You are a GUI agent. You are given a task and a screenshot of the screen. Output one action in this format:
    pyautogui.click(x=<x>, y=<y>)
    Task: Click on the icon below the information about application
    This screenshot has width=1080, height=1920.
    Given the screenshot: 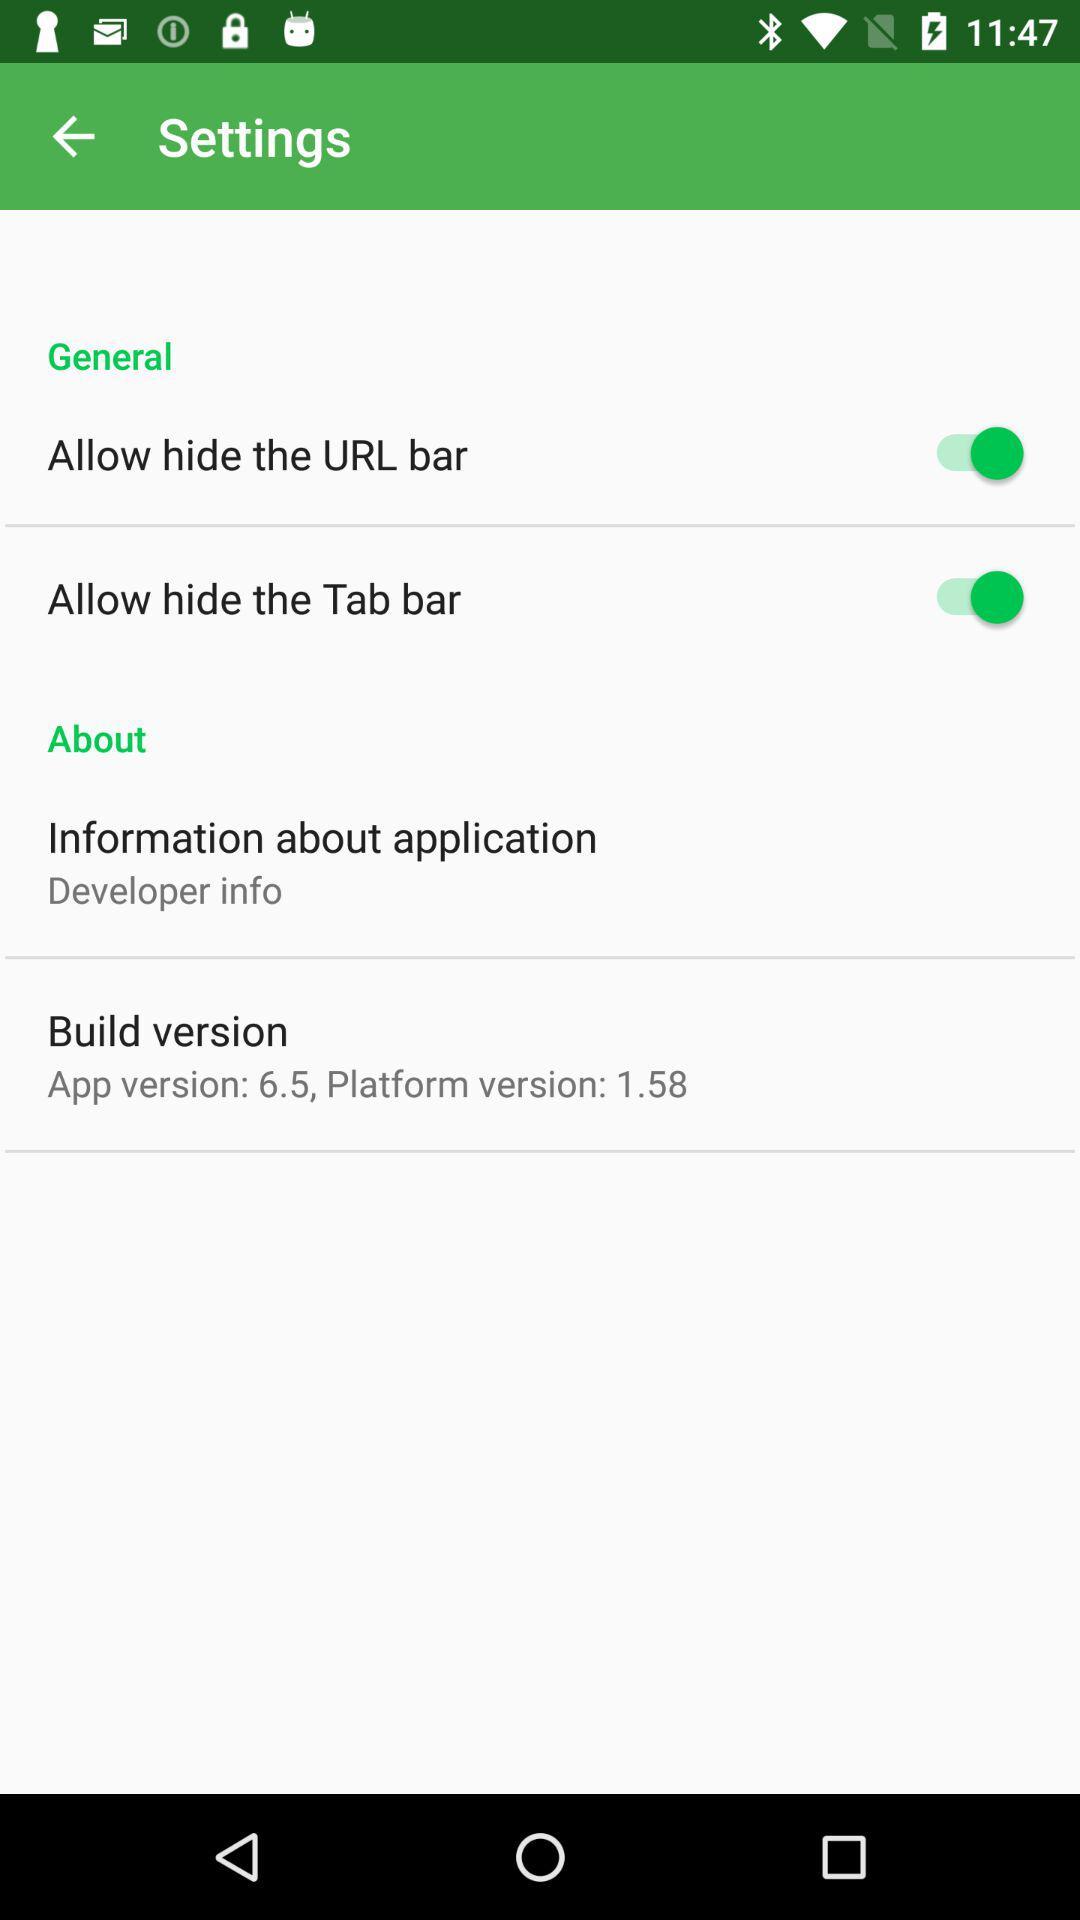 What is the action you would take?
    pyautogui.click(x=164, y=888)
    